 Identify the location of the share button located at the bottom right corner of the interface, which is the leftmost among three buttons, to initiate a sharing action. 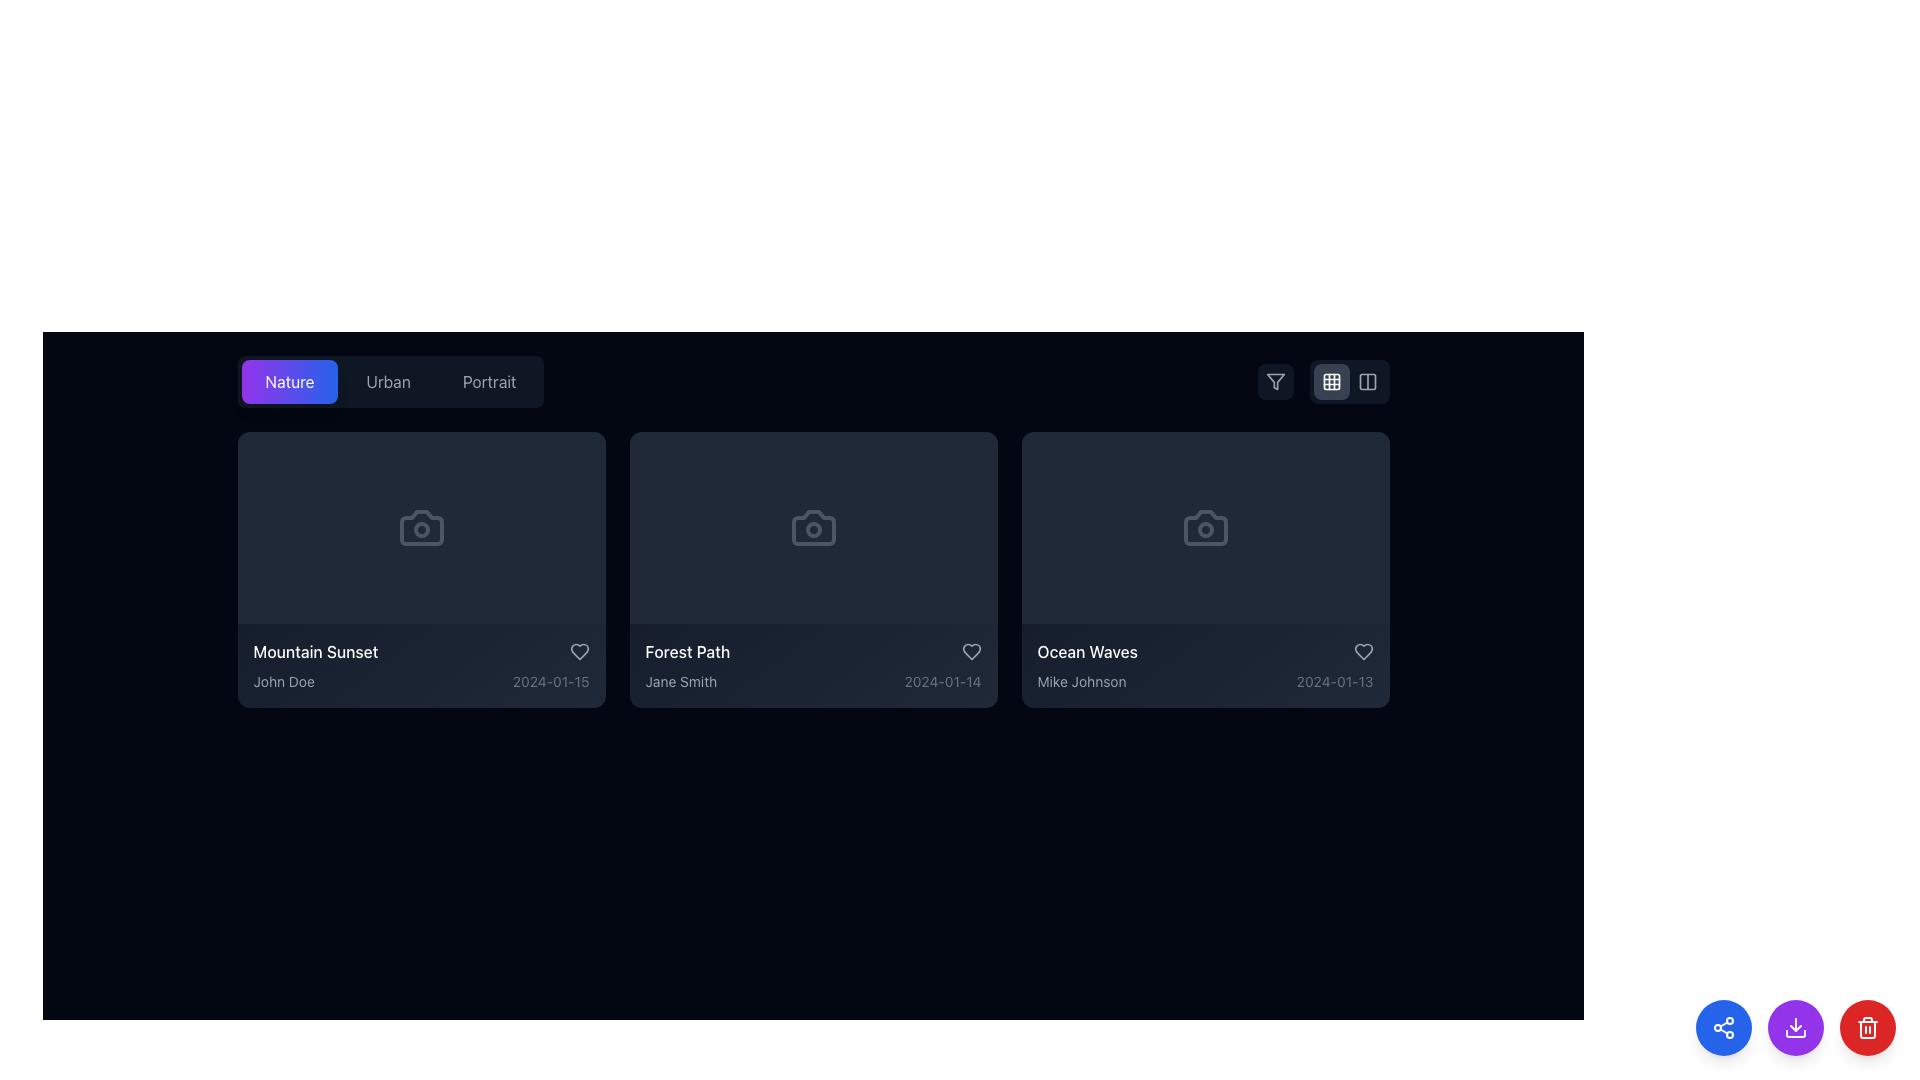
(1722, 1028).